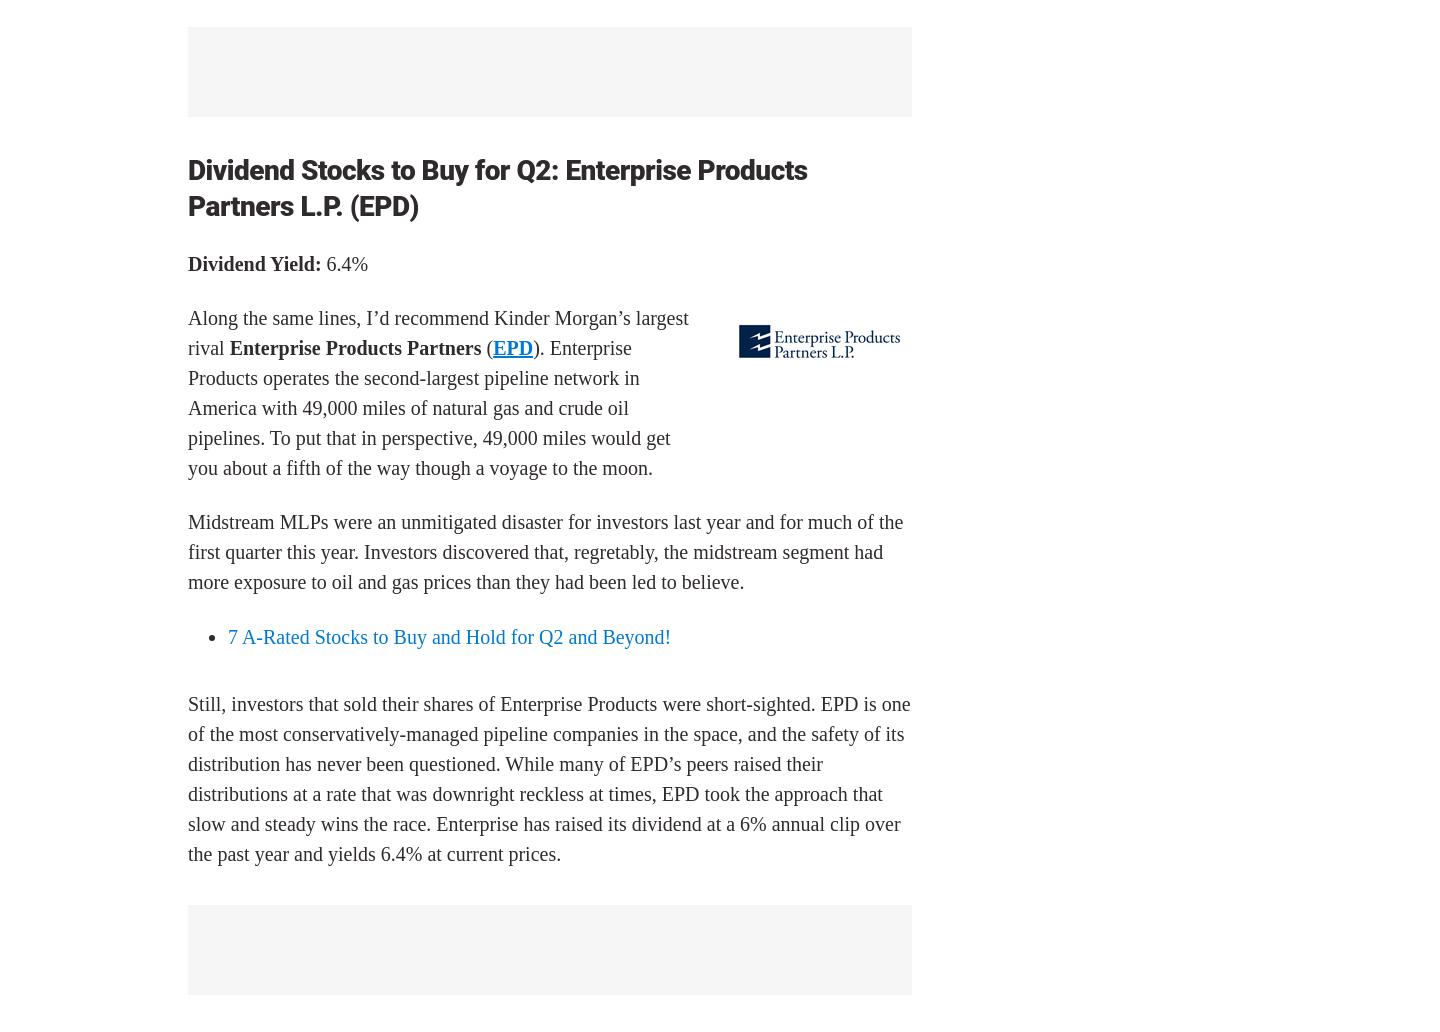  I want to click on '7 A-Rated Stocks to Buy and Hold for Q2 and Beyond!', so click(449, 636).